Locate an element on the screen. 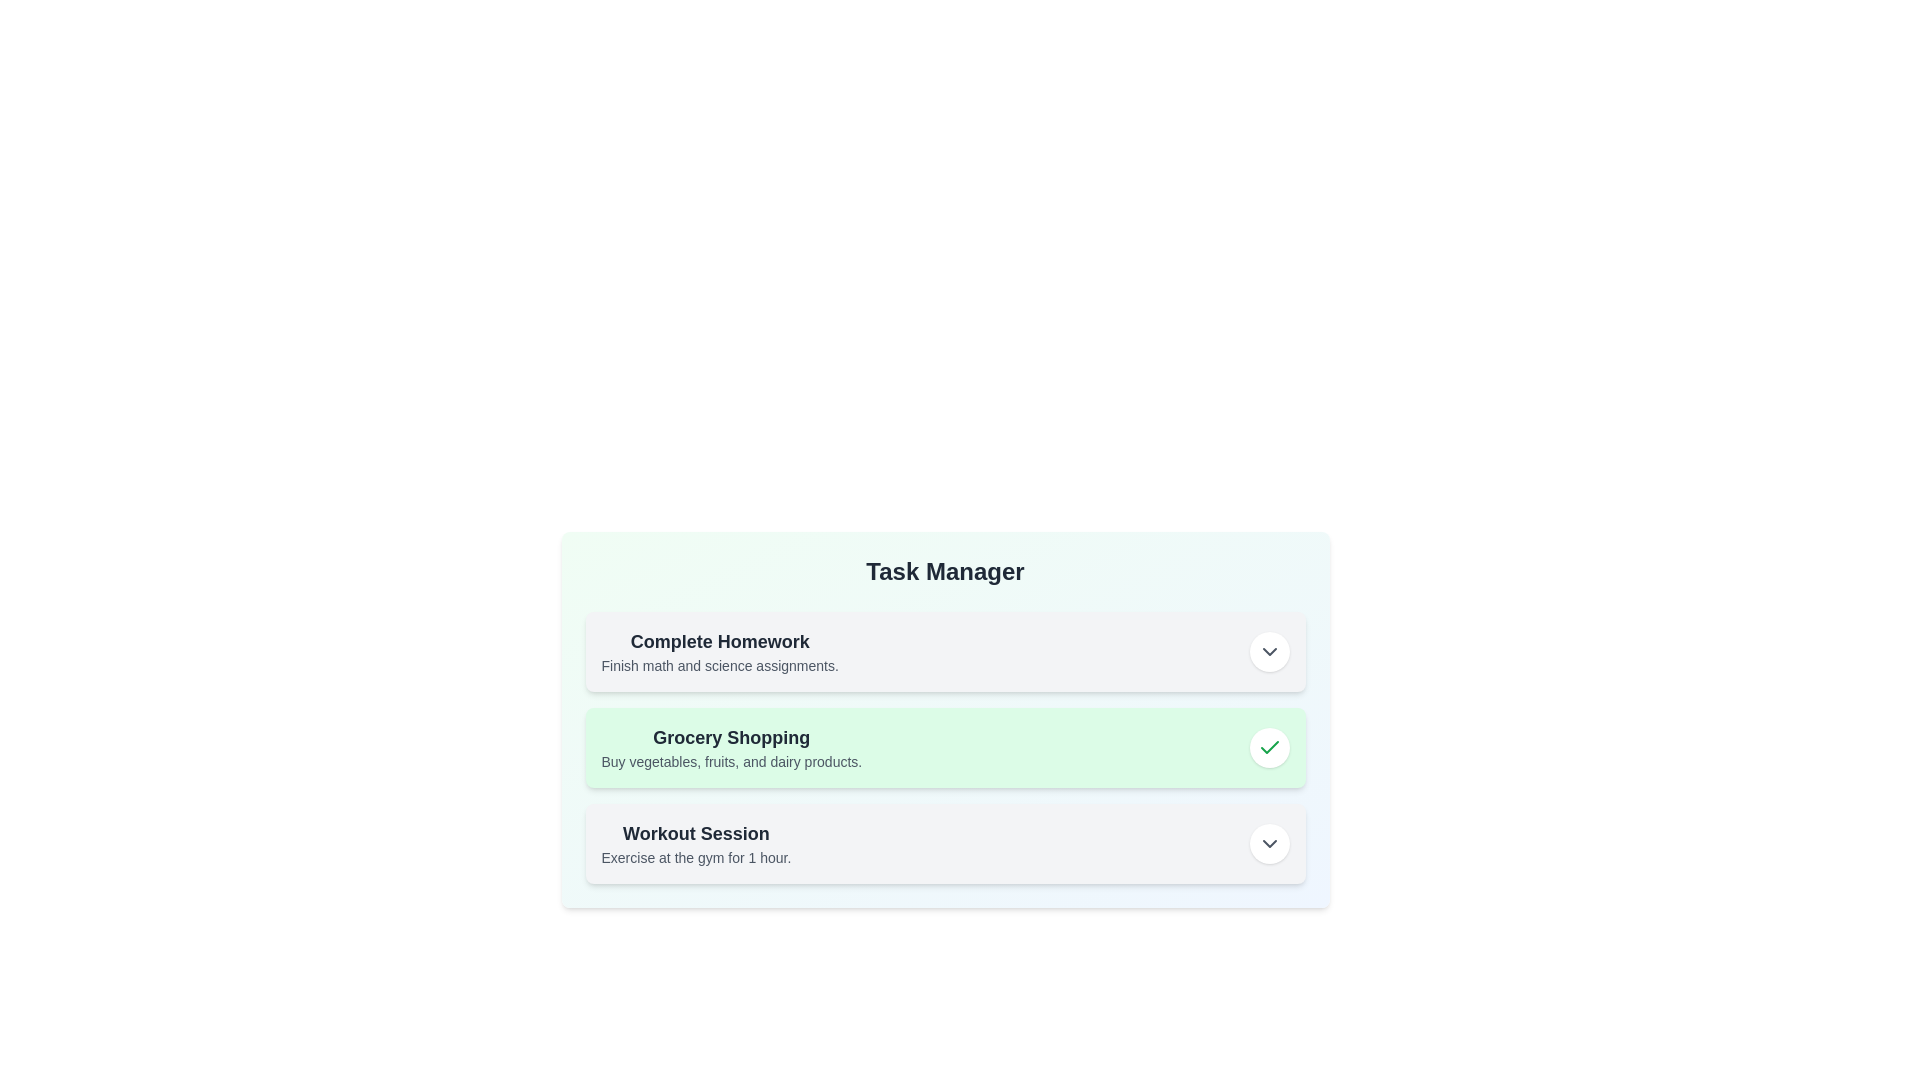 Image resolution: width=1920 pixels, height=1080 pixels. the interactive button for task 'Grocery Shopping' is located at coordinates (1268, 748).